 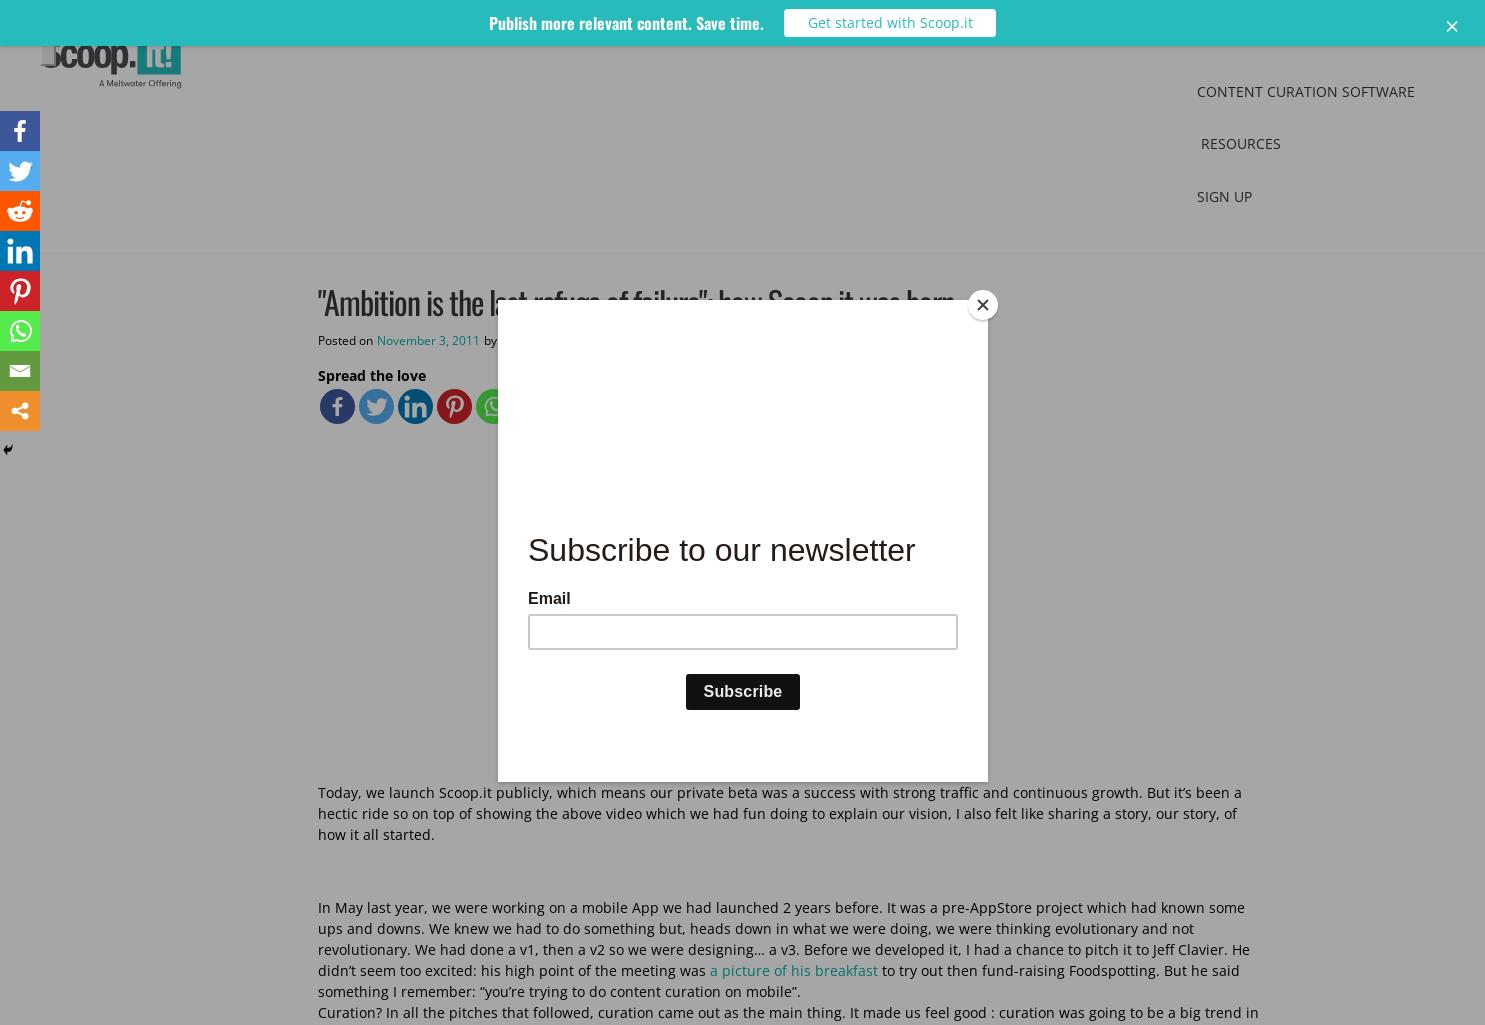 What do you see at coordinates (551, 338) in the screenshot?
I see `'Guillaume Decugis'` at bounding box center [551, 338].